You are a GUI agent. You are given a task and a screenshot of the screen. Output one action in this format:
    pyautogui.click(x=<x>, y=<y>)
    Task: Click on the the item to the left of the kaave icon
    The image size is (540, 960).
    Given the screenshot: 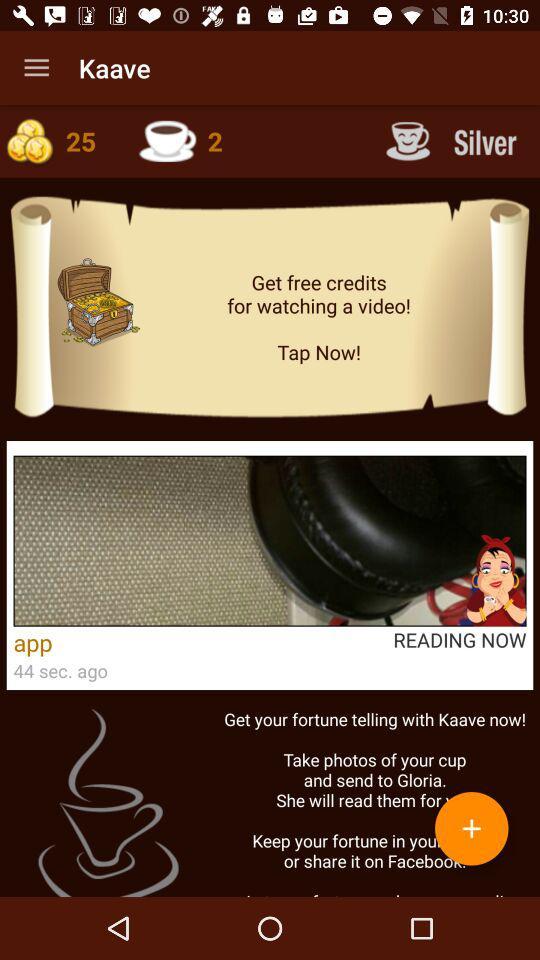 What is the action you would take?
    pyautogui.click(x=36, y=68)
    